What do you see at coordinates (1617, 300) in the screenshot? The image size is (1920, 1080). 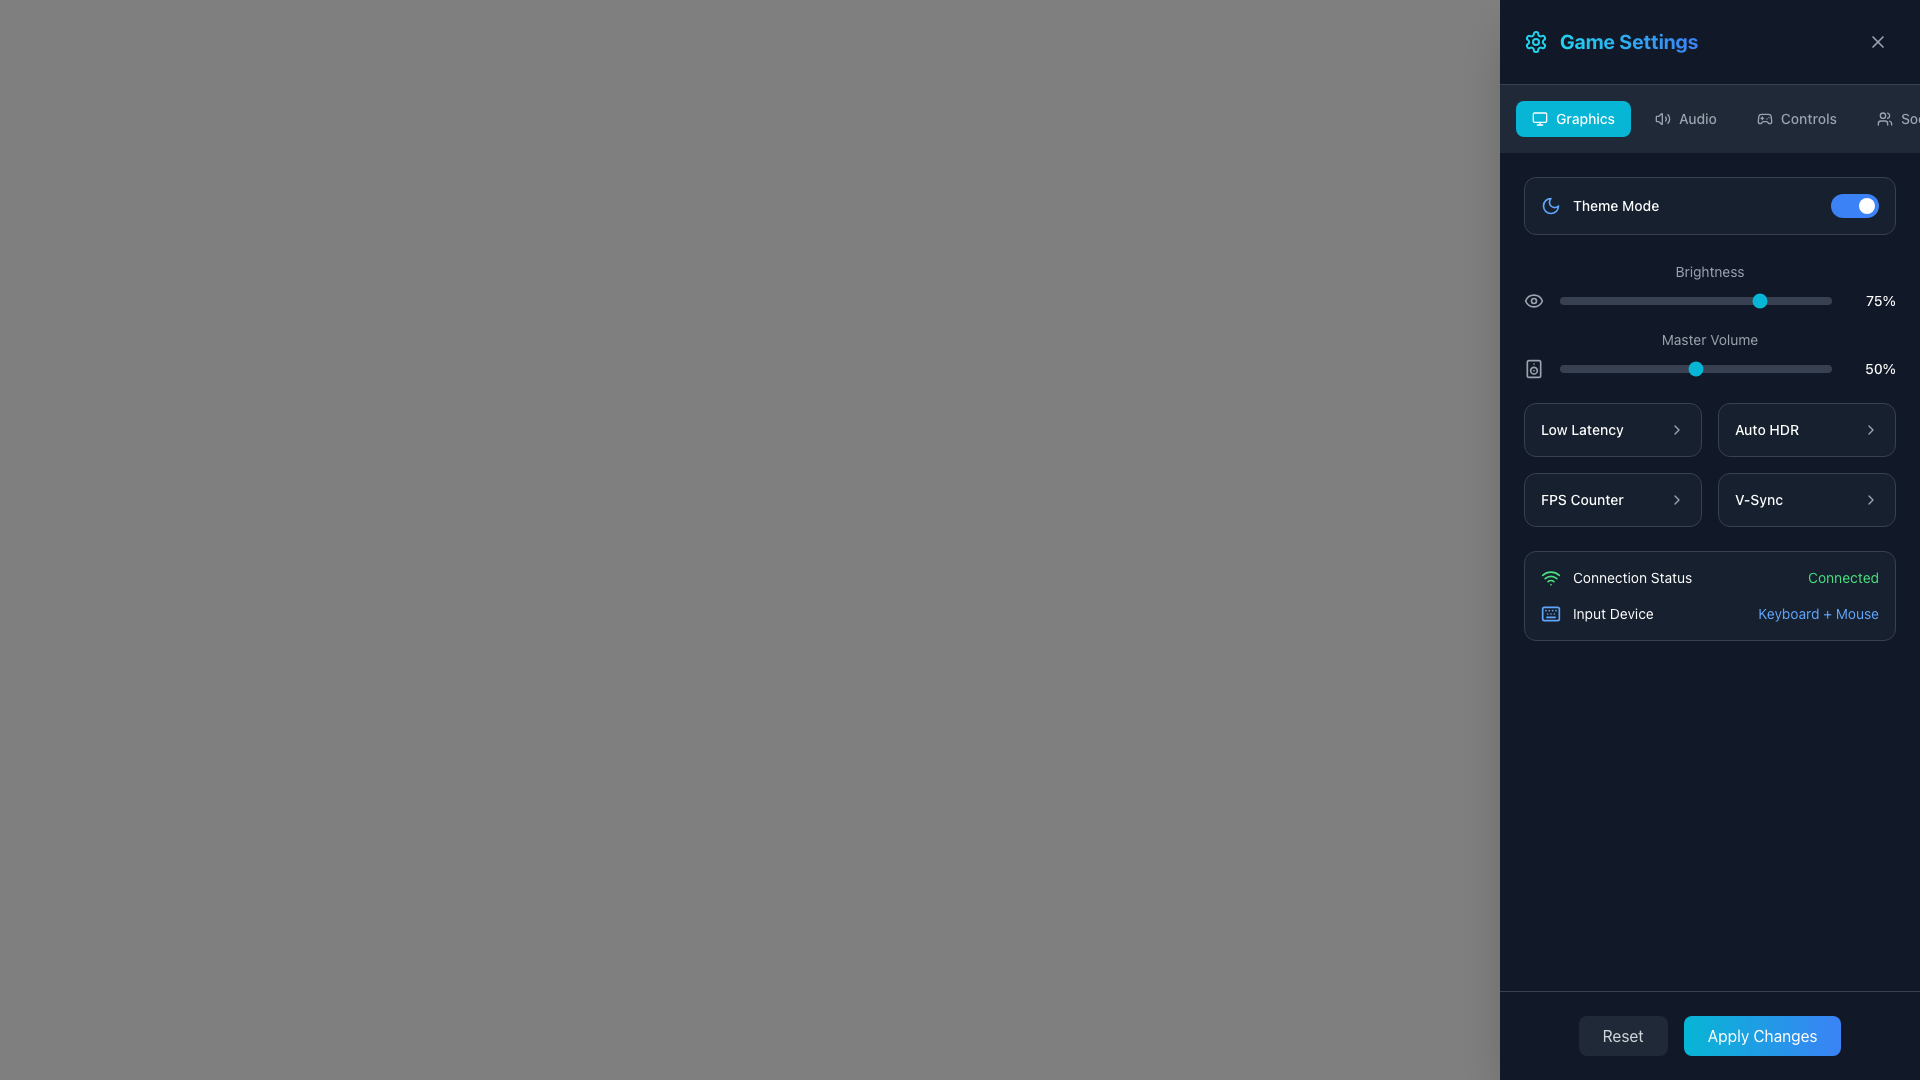 I see `the brightness` at bounding box center [1617, 300].